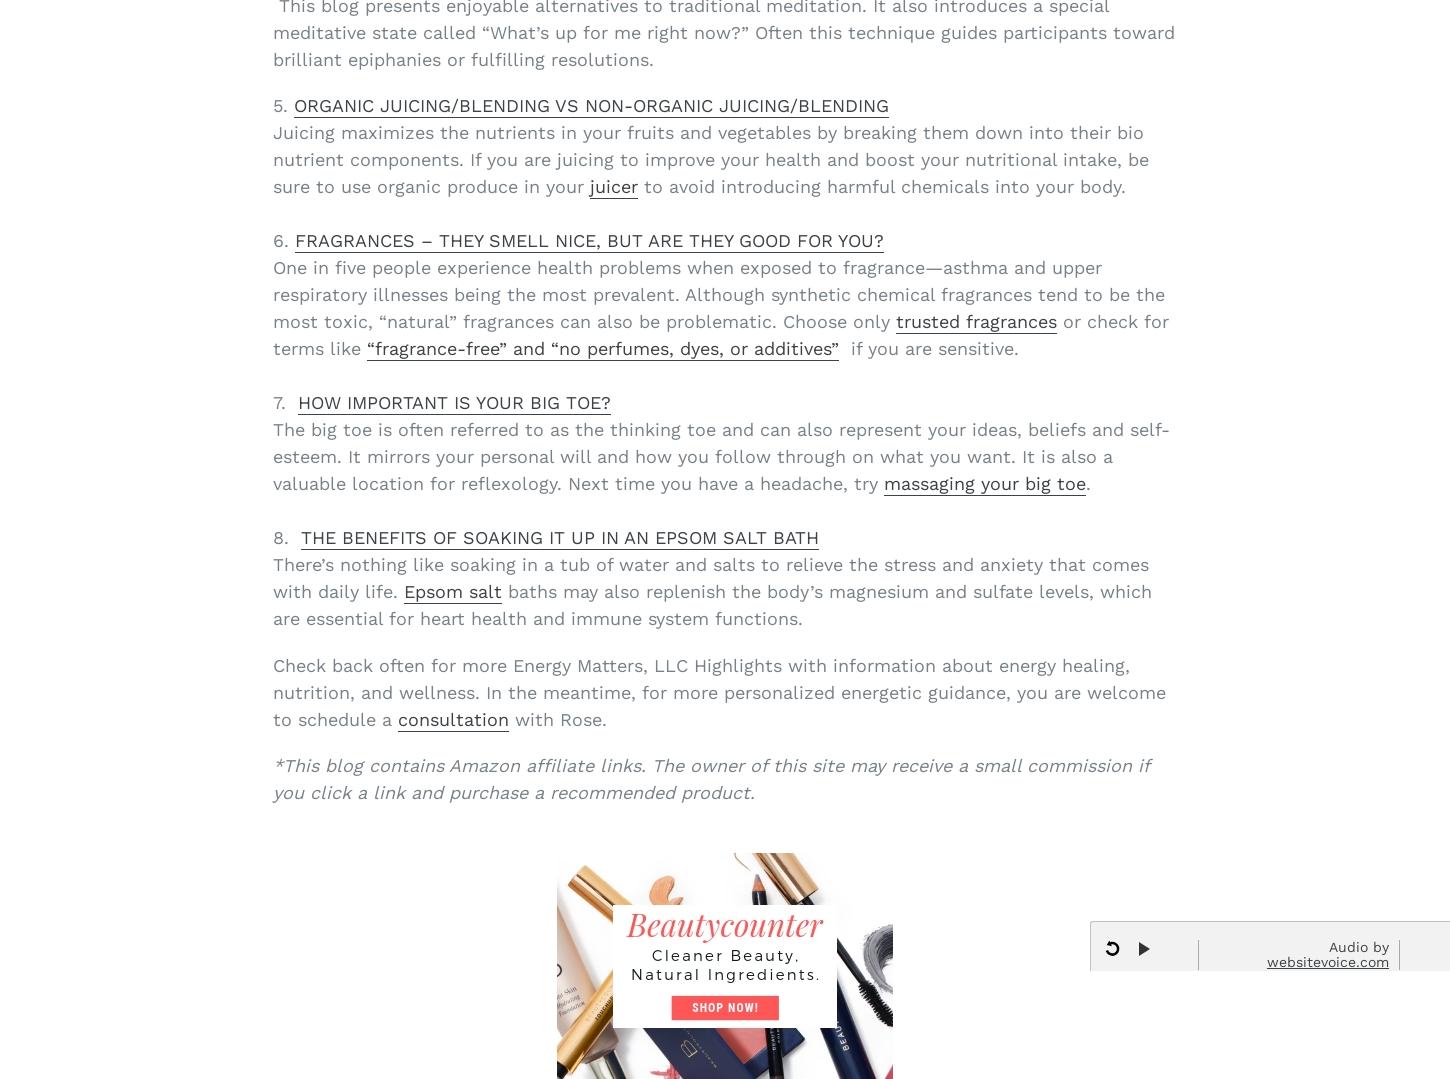 This screenshot has width=1450, height=1079. Describe the element at coordinates (508, 717) in the screenshot. I see `'with Rose.'` at that location.